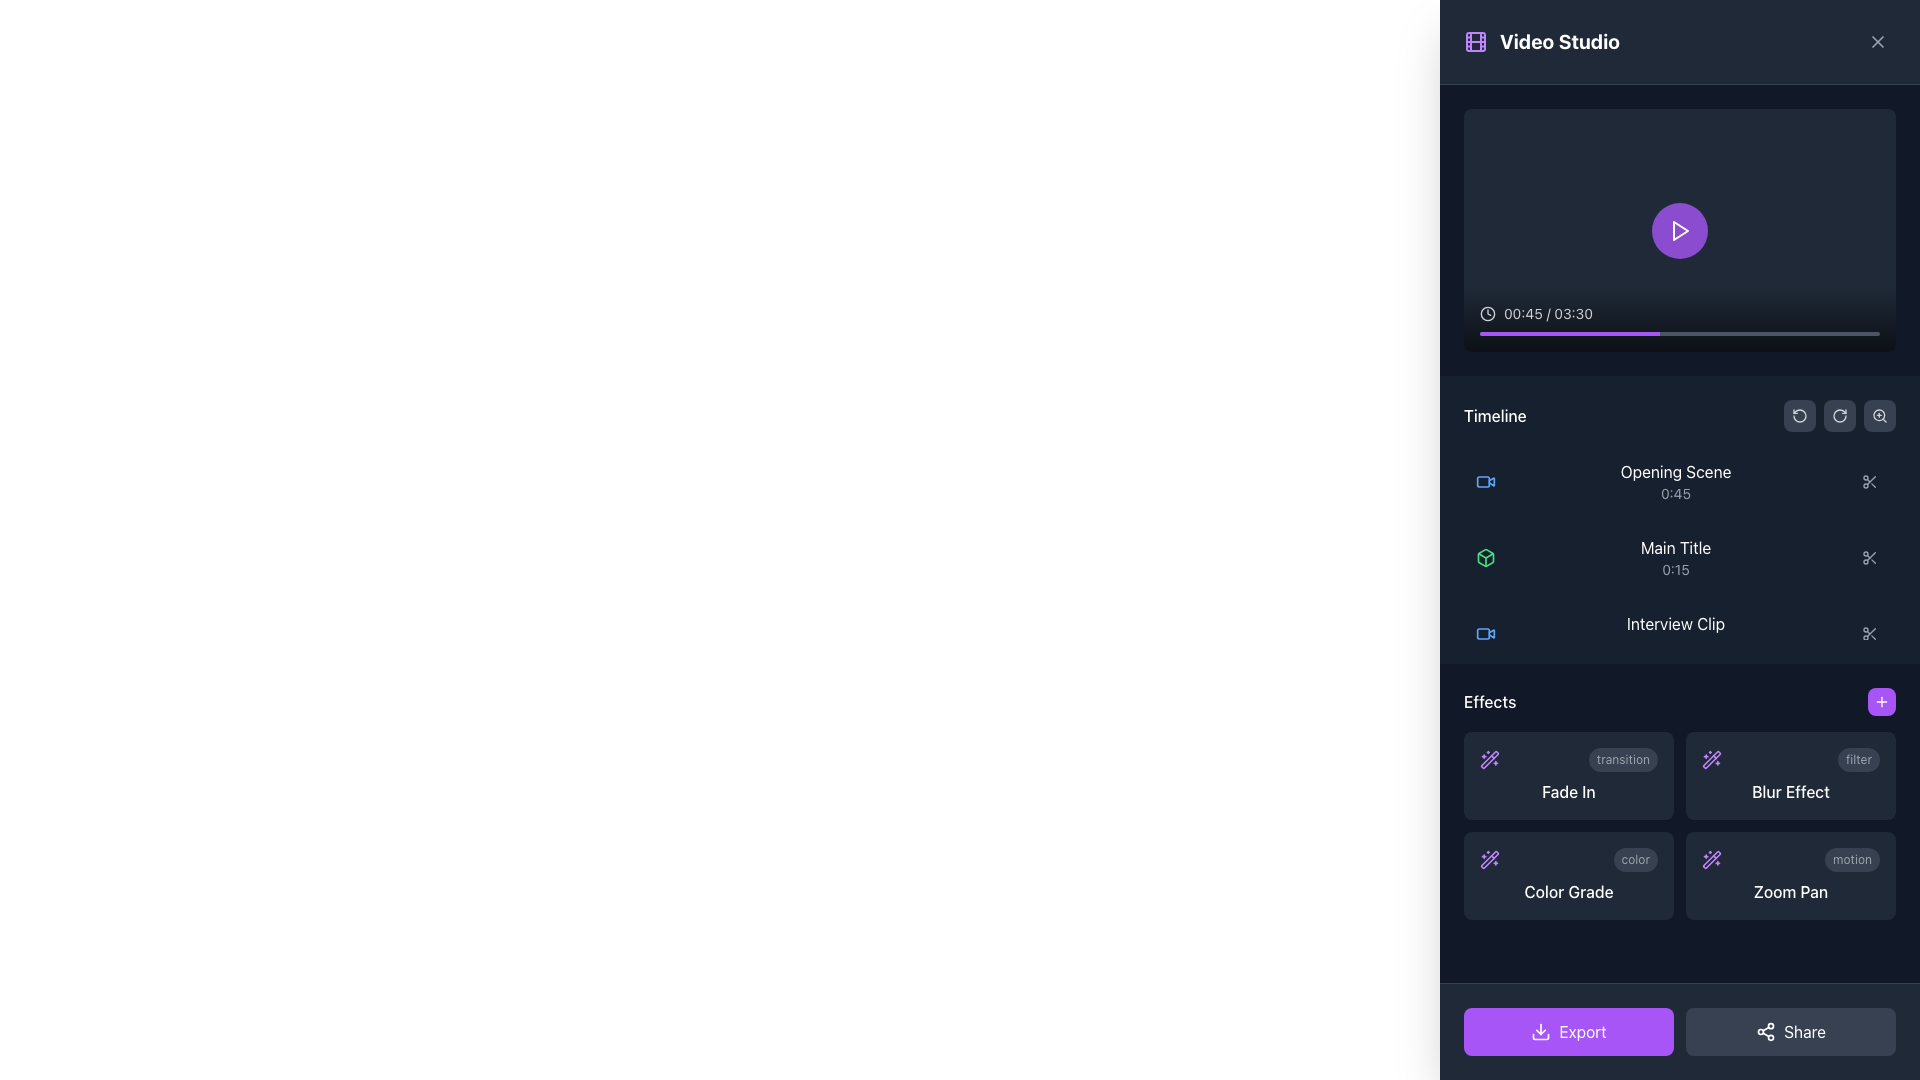 The width and height of the screenshot is (1920, 1080). Describe the element at coordinates (1800, 415) in the screenshot. I see `the circular arrow icon located in the top-right corner of the 'Timeline' section` at that location.